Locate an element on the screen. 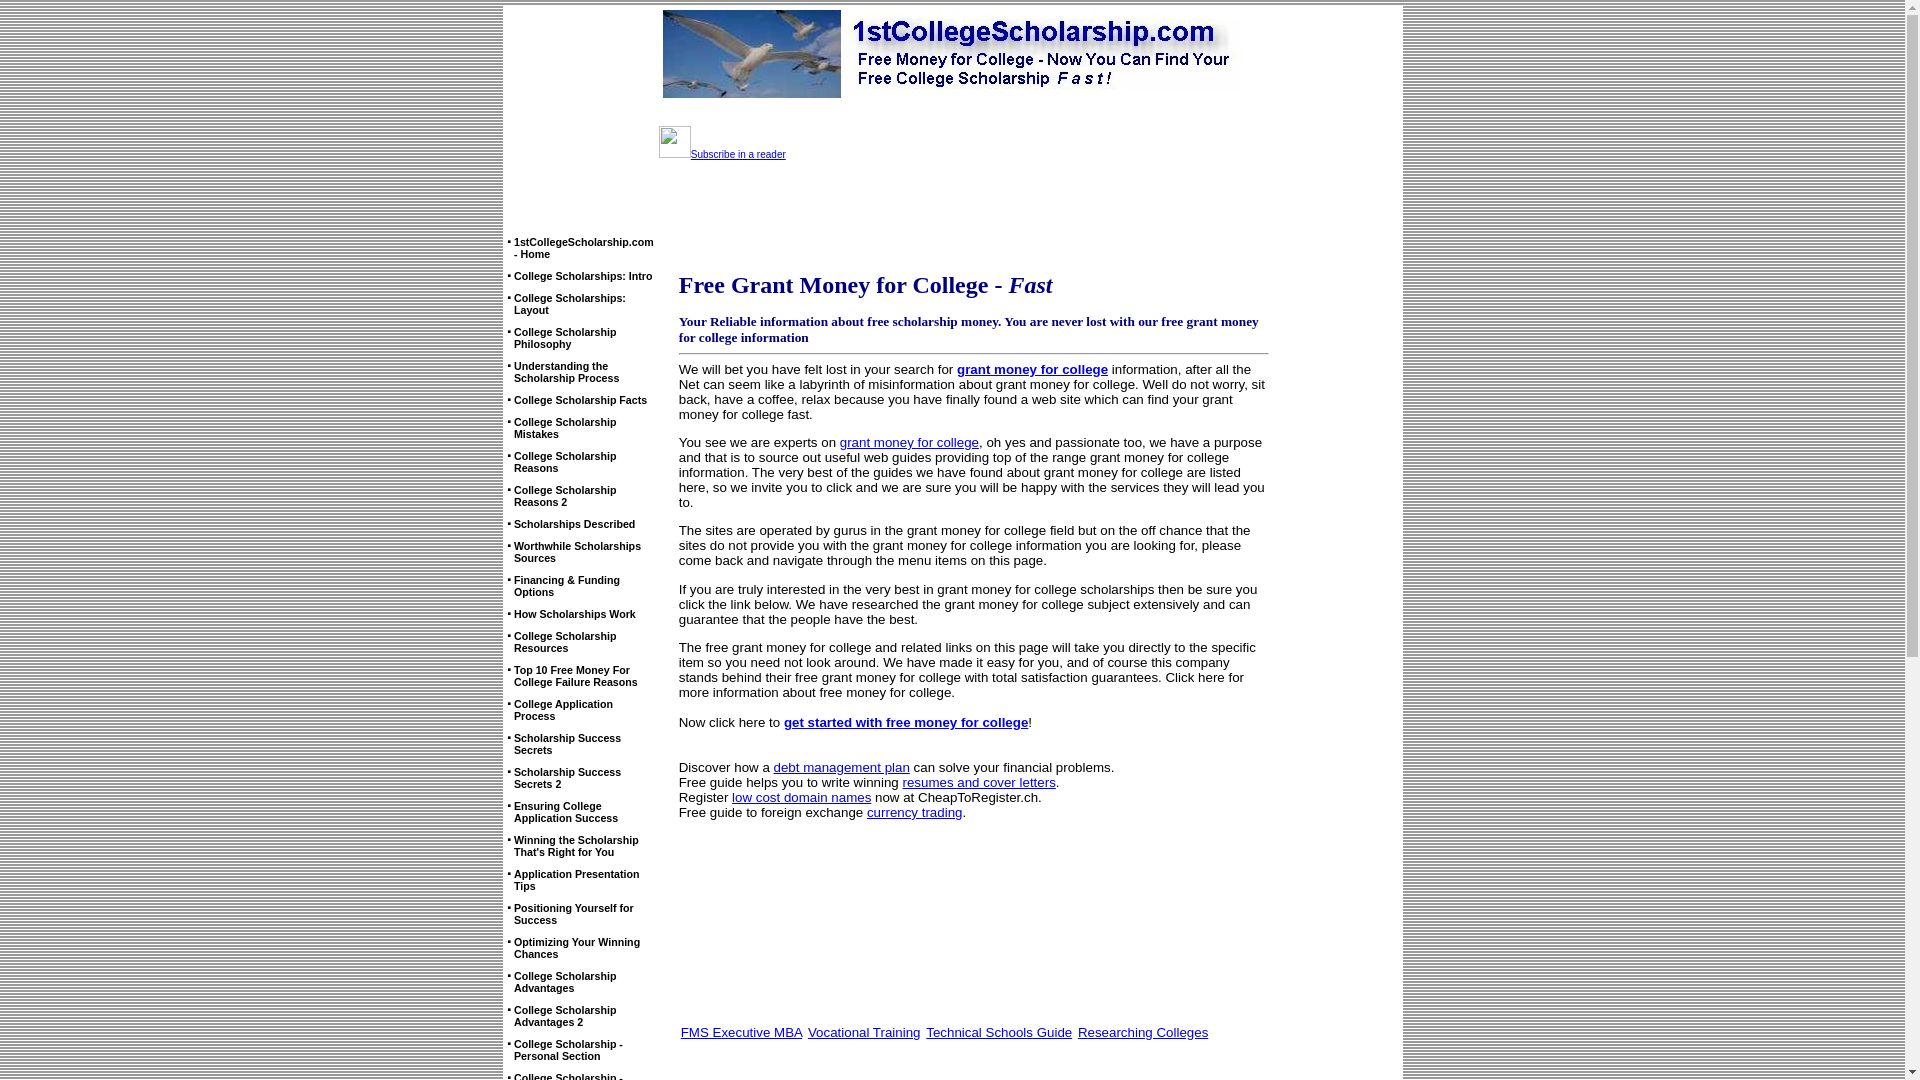 This screenshot has width=1920, height=1080. 'low cost domain names' is located at coordinates (801, 796).